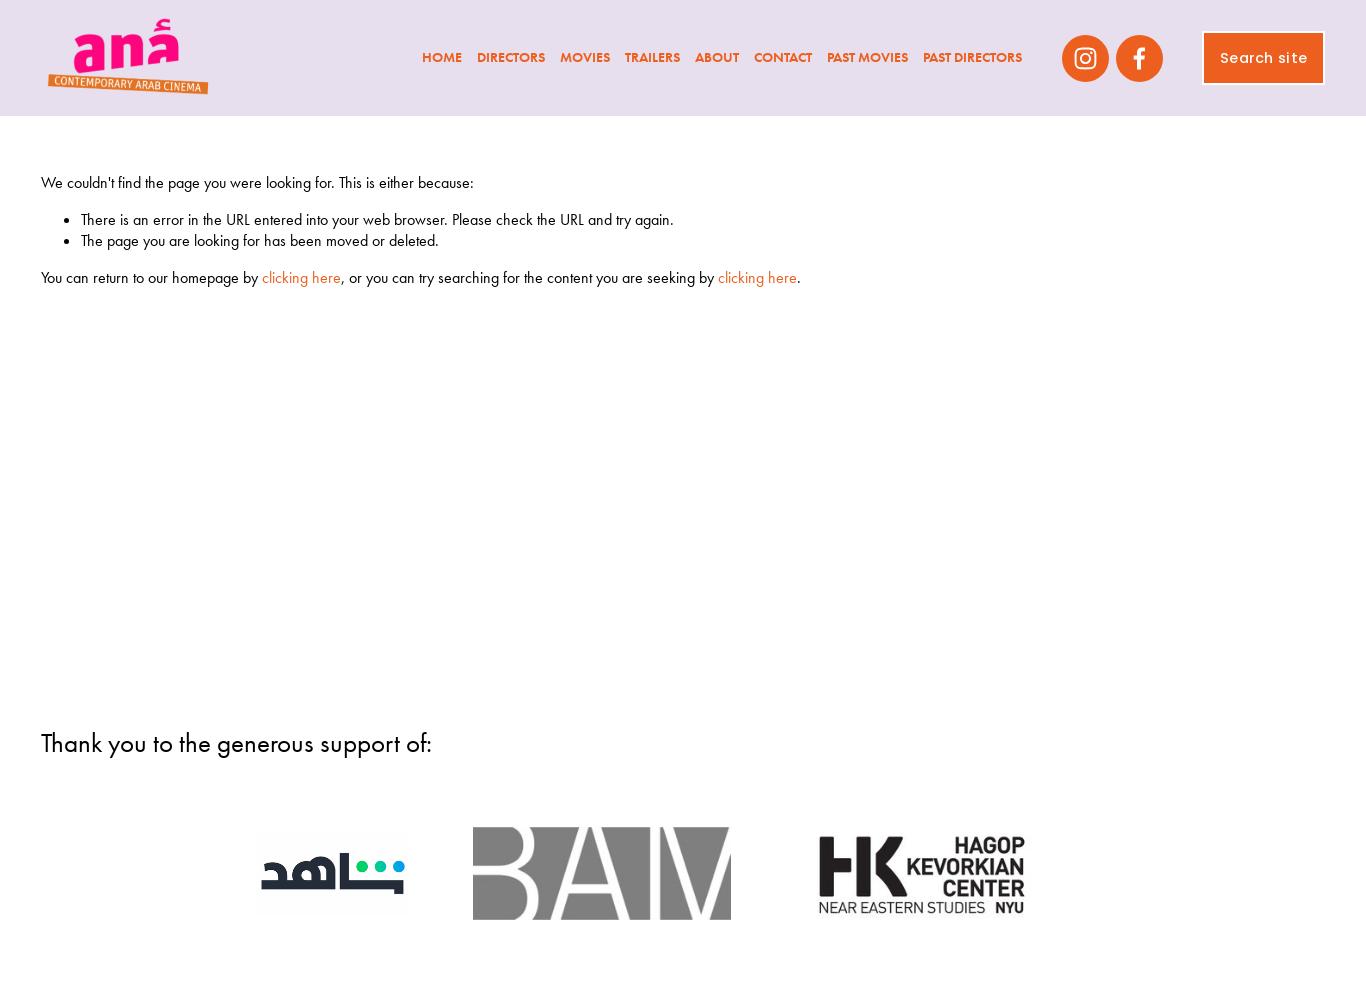  What do you see at coordinates (256, 182) in the screenshot?
I see `'We couldn't find the page you were looking for. This is either because:'` at bounding box center [256, 182].